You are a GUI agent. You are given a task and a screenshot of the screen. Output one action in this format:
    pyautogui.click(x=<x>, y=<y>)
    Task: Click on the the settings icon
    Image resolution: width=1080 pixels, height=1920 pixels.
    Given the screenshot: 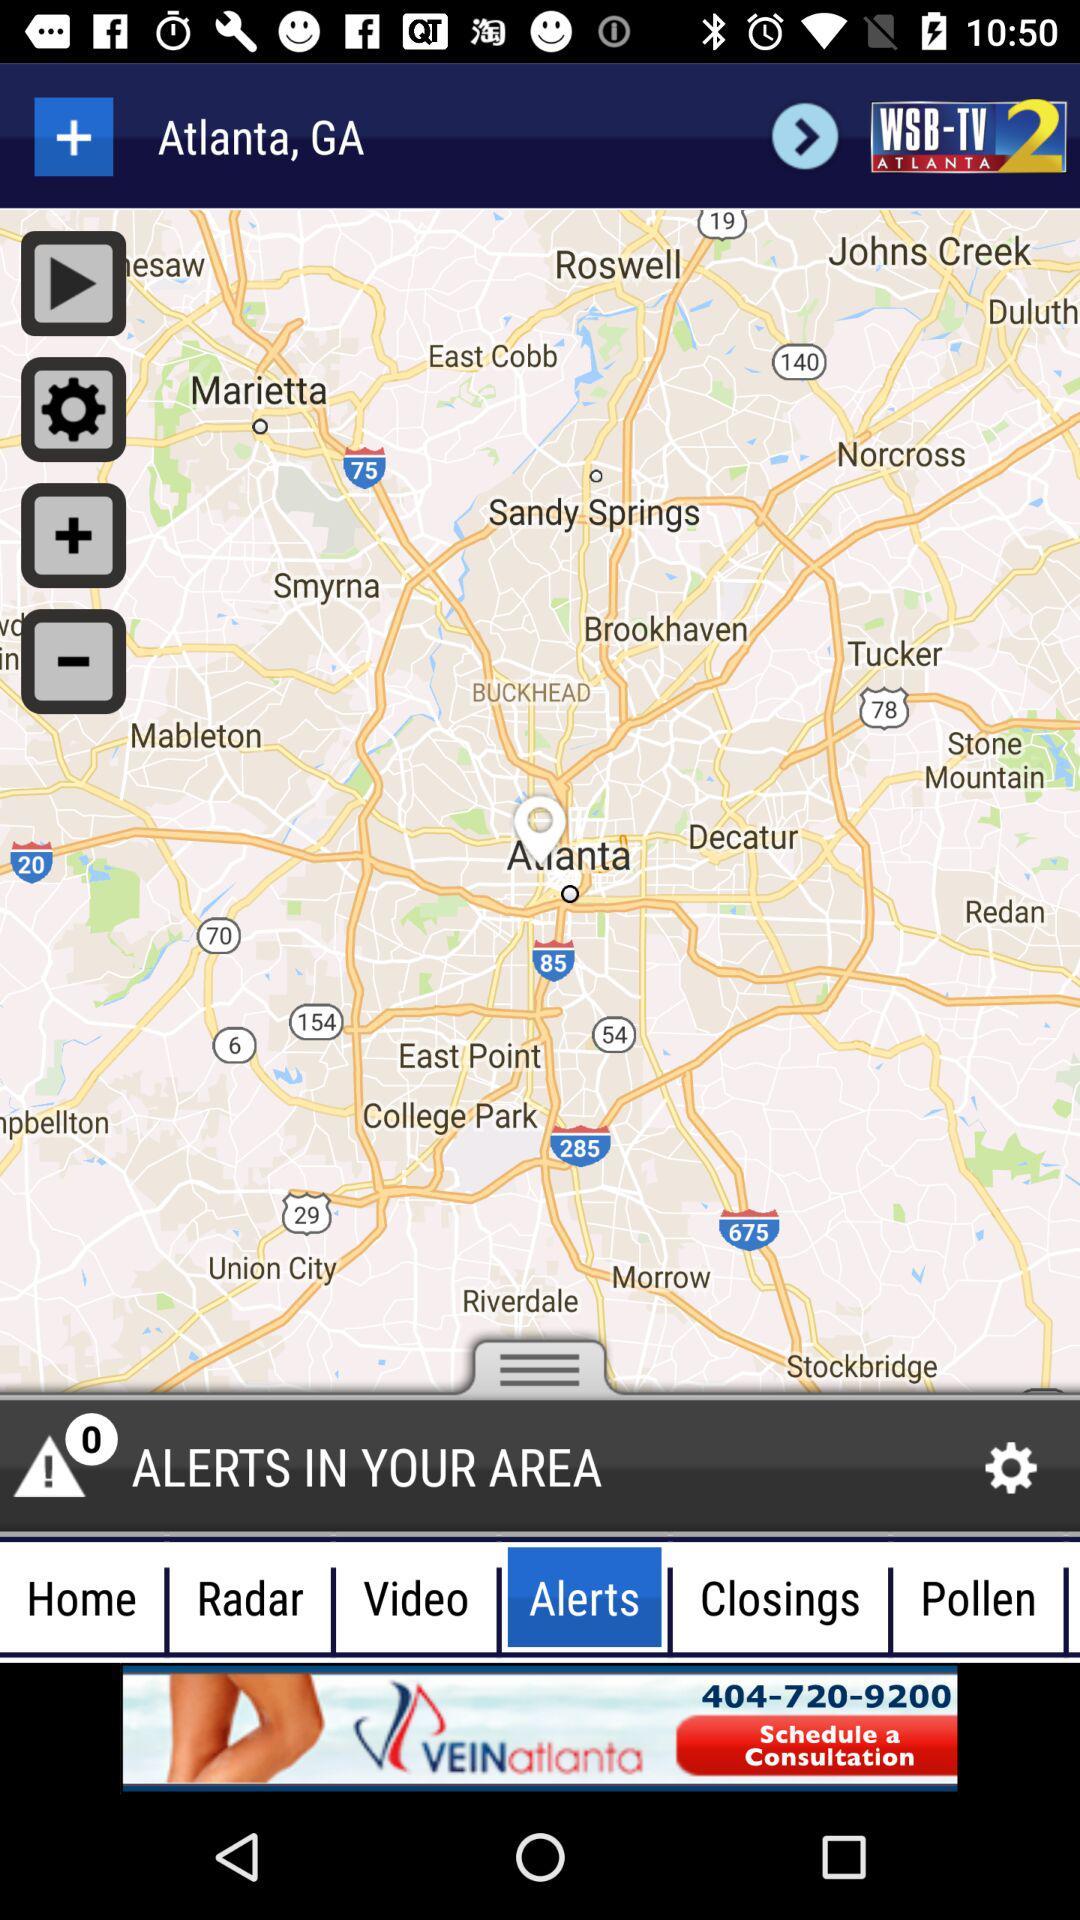 What is the action you would take?
    pyautogui.click(x=1011, y=1468)
    